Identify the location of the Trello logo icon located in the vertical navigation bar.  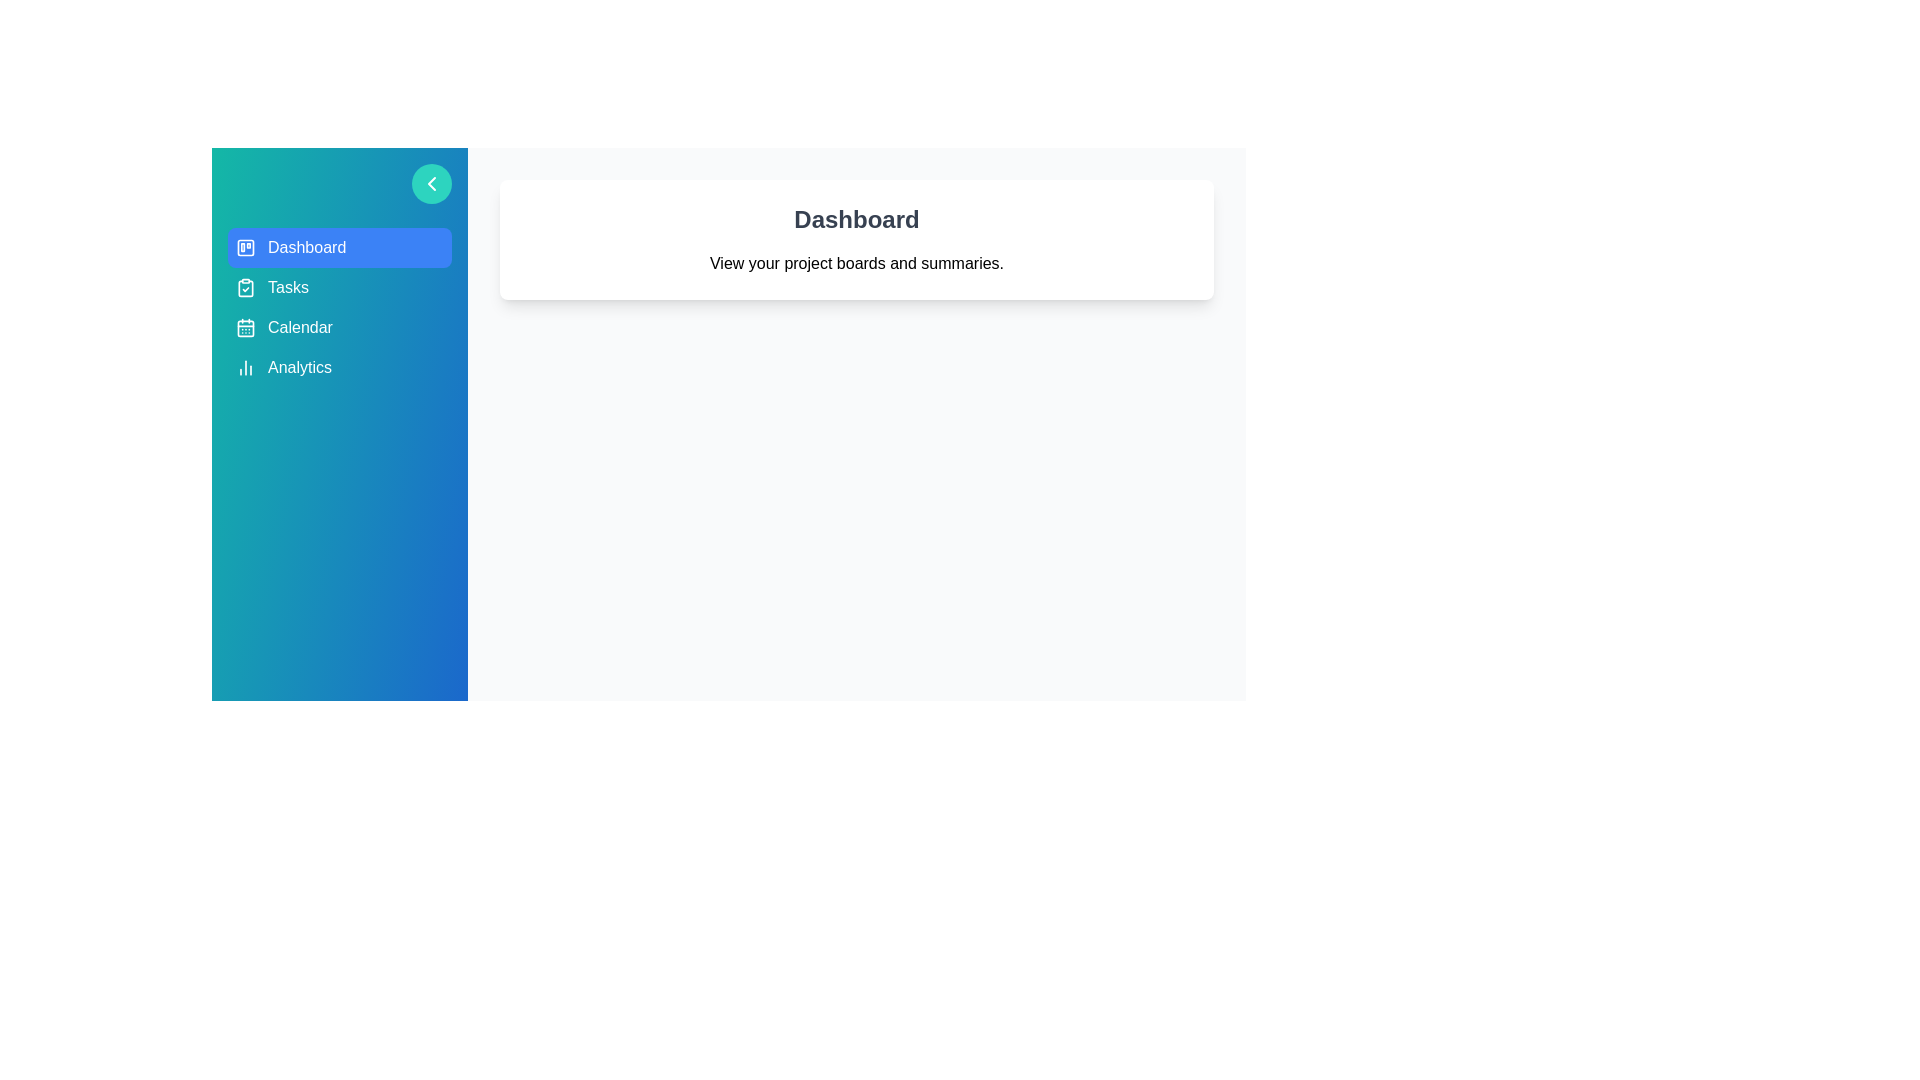
(244, 246).